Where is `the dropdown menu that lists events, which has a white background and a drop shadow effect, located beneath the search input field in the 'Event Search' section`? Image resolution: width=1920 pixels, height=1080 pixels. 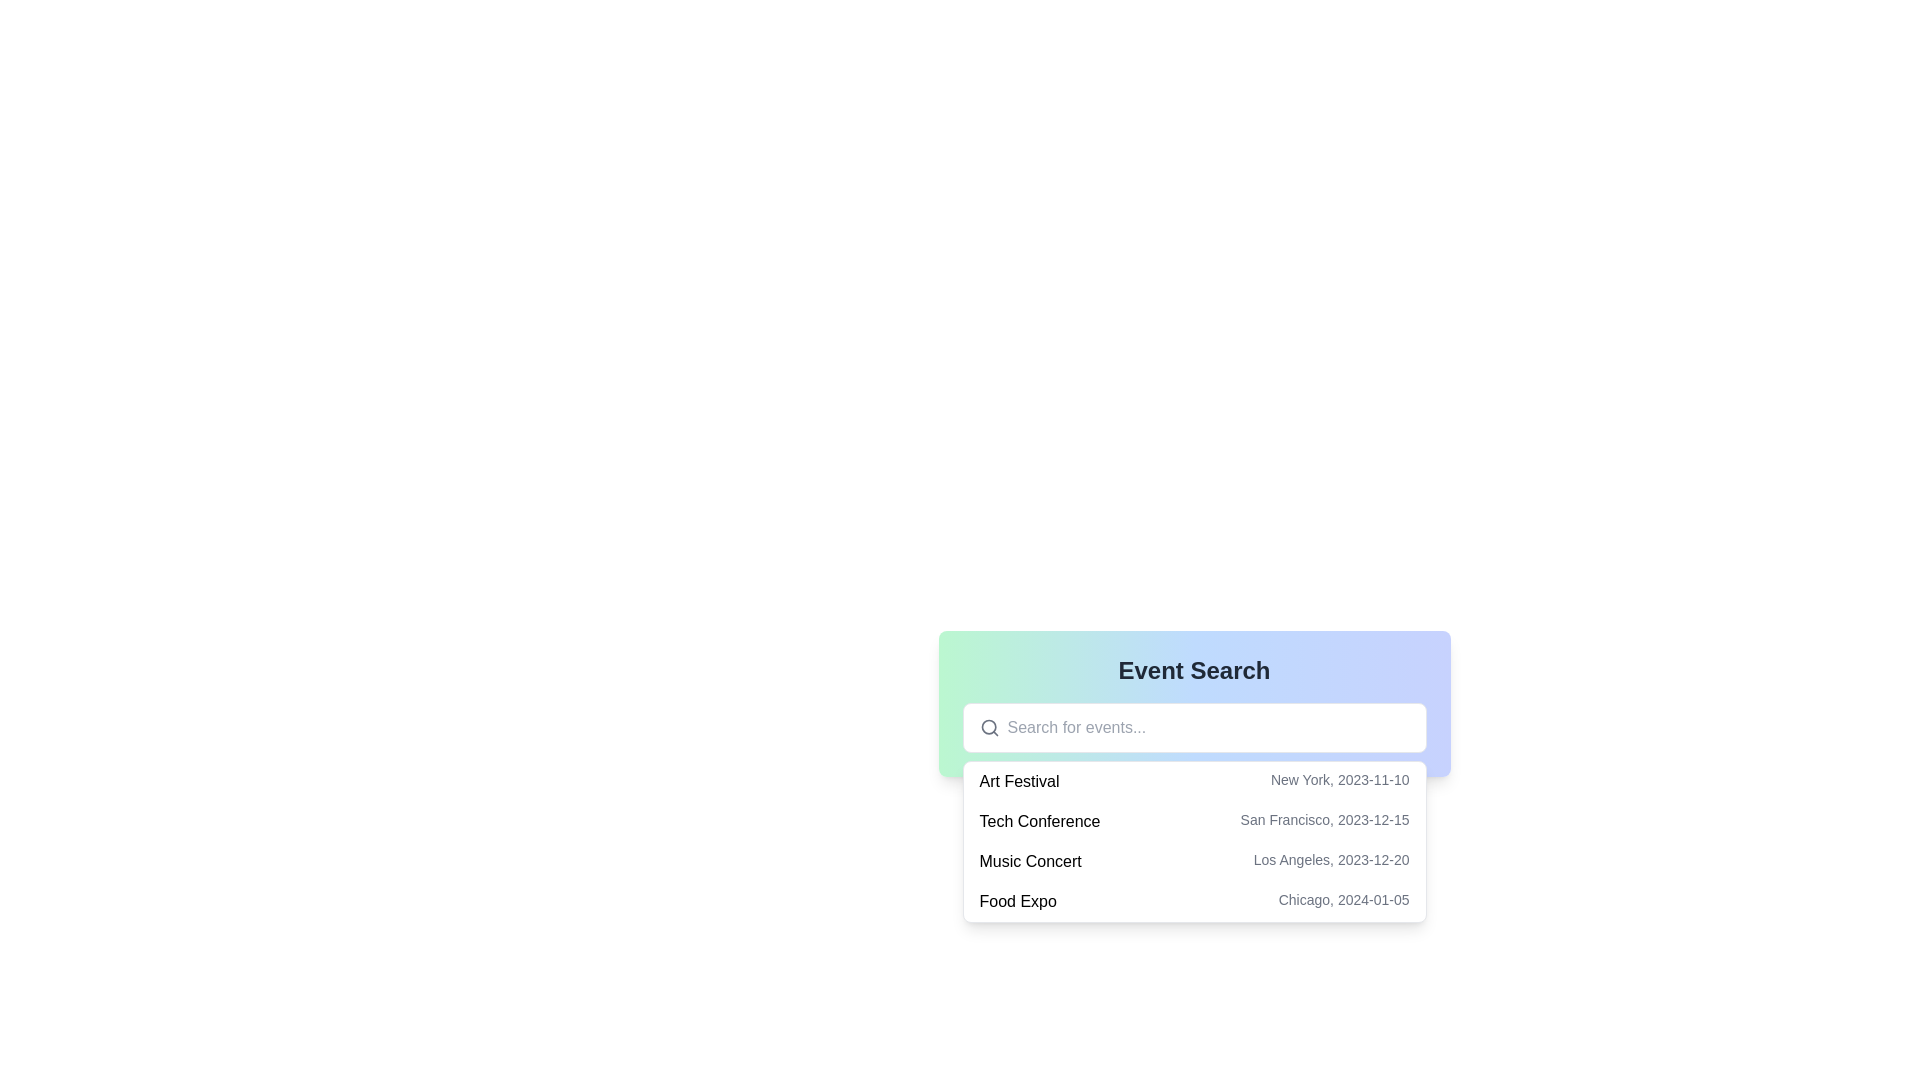 the dropdown menu that lists events, which has a white background and a drop shadow effect, located beneath the search input field in the 'Event Search' section is located at coordinates (1194, 841).